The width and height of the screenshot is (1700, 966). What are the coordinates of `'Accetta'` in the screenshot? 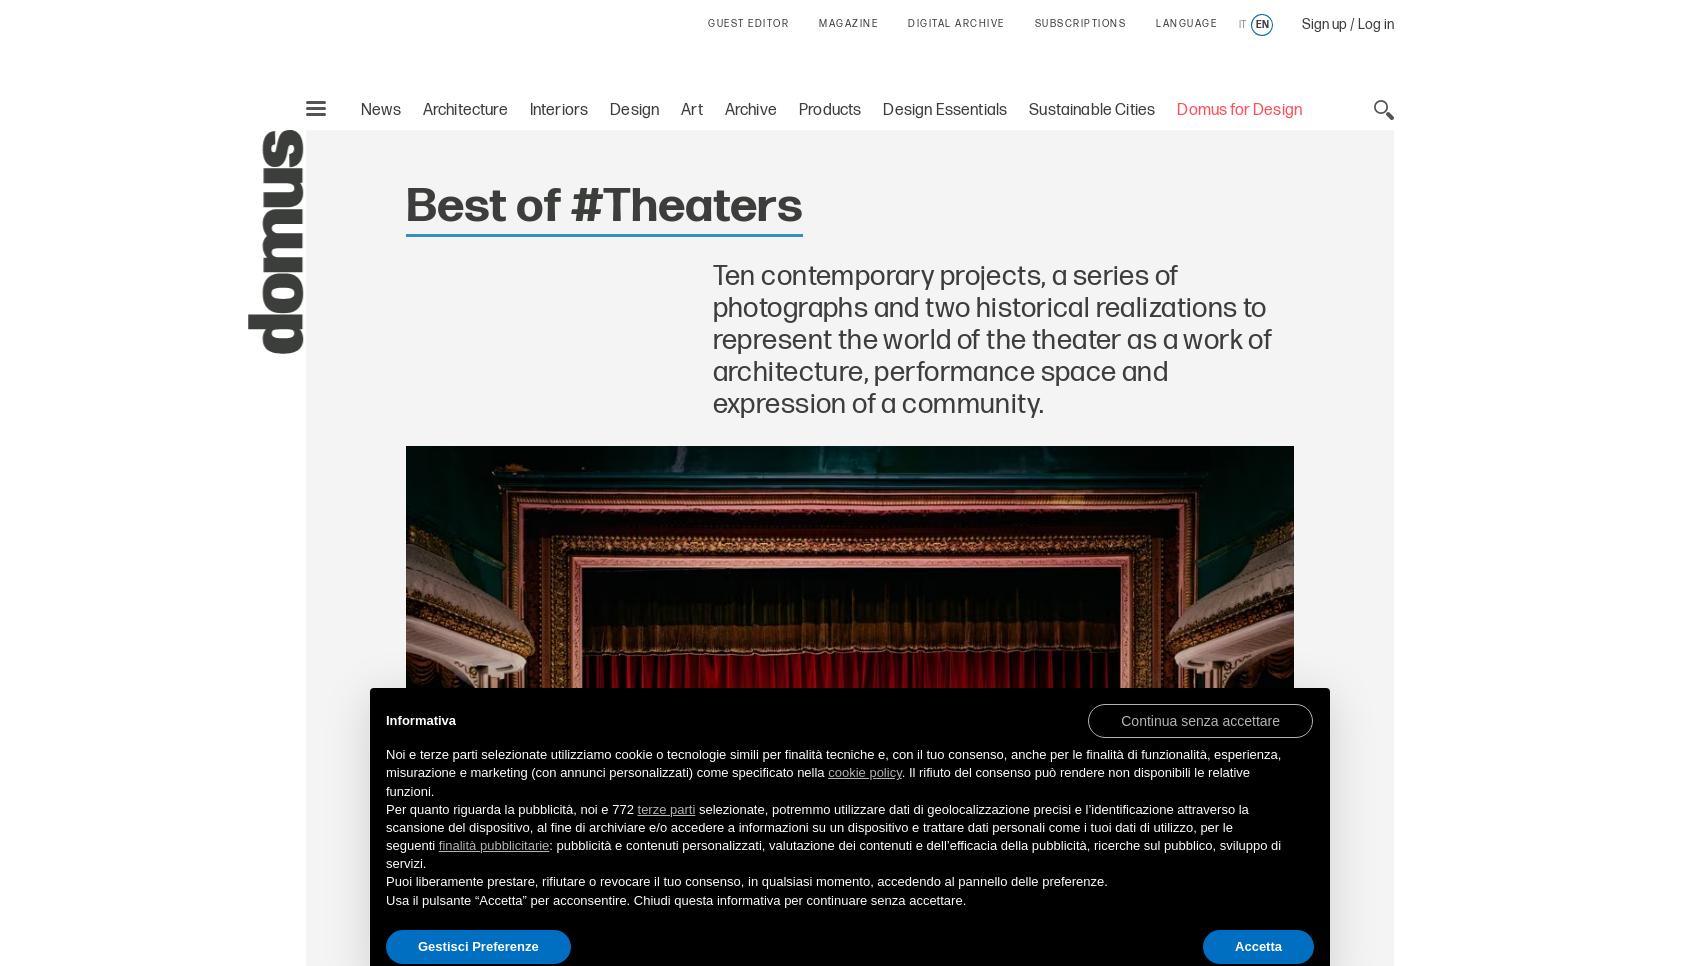 It's located at (1257, 945).